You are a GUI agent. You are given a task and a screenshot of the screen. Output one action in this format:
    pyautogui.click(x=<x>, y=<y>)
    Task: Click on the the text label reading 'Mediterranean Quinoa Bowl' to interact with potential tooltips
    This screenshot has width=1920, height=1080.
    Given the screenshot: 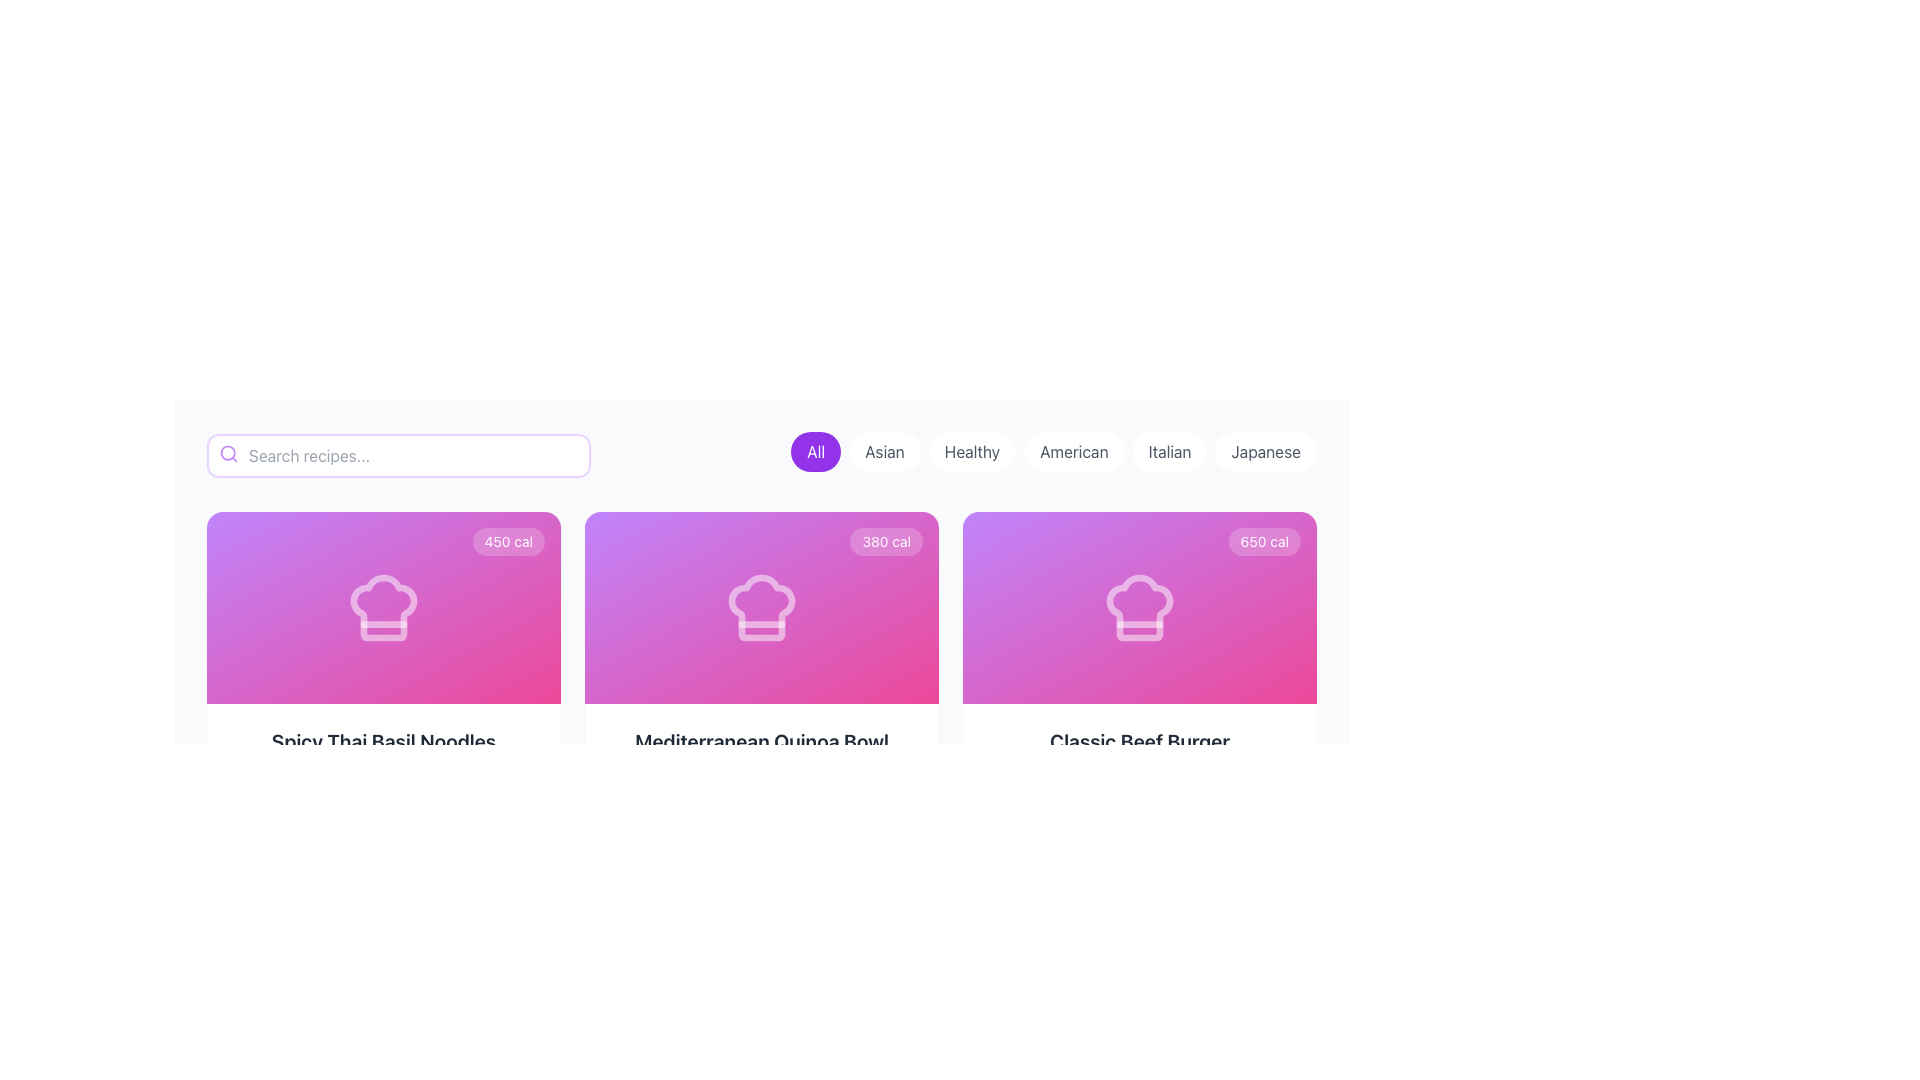 What is the action you would take?
    pyautogui.click(x=761, y=741)
    